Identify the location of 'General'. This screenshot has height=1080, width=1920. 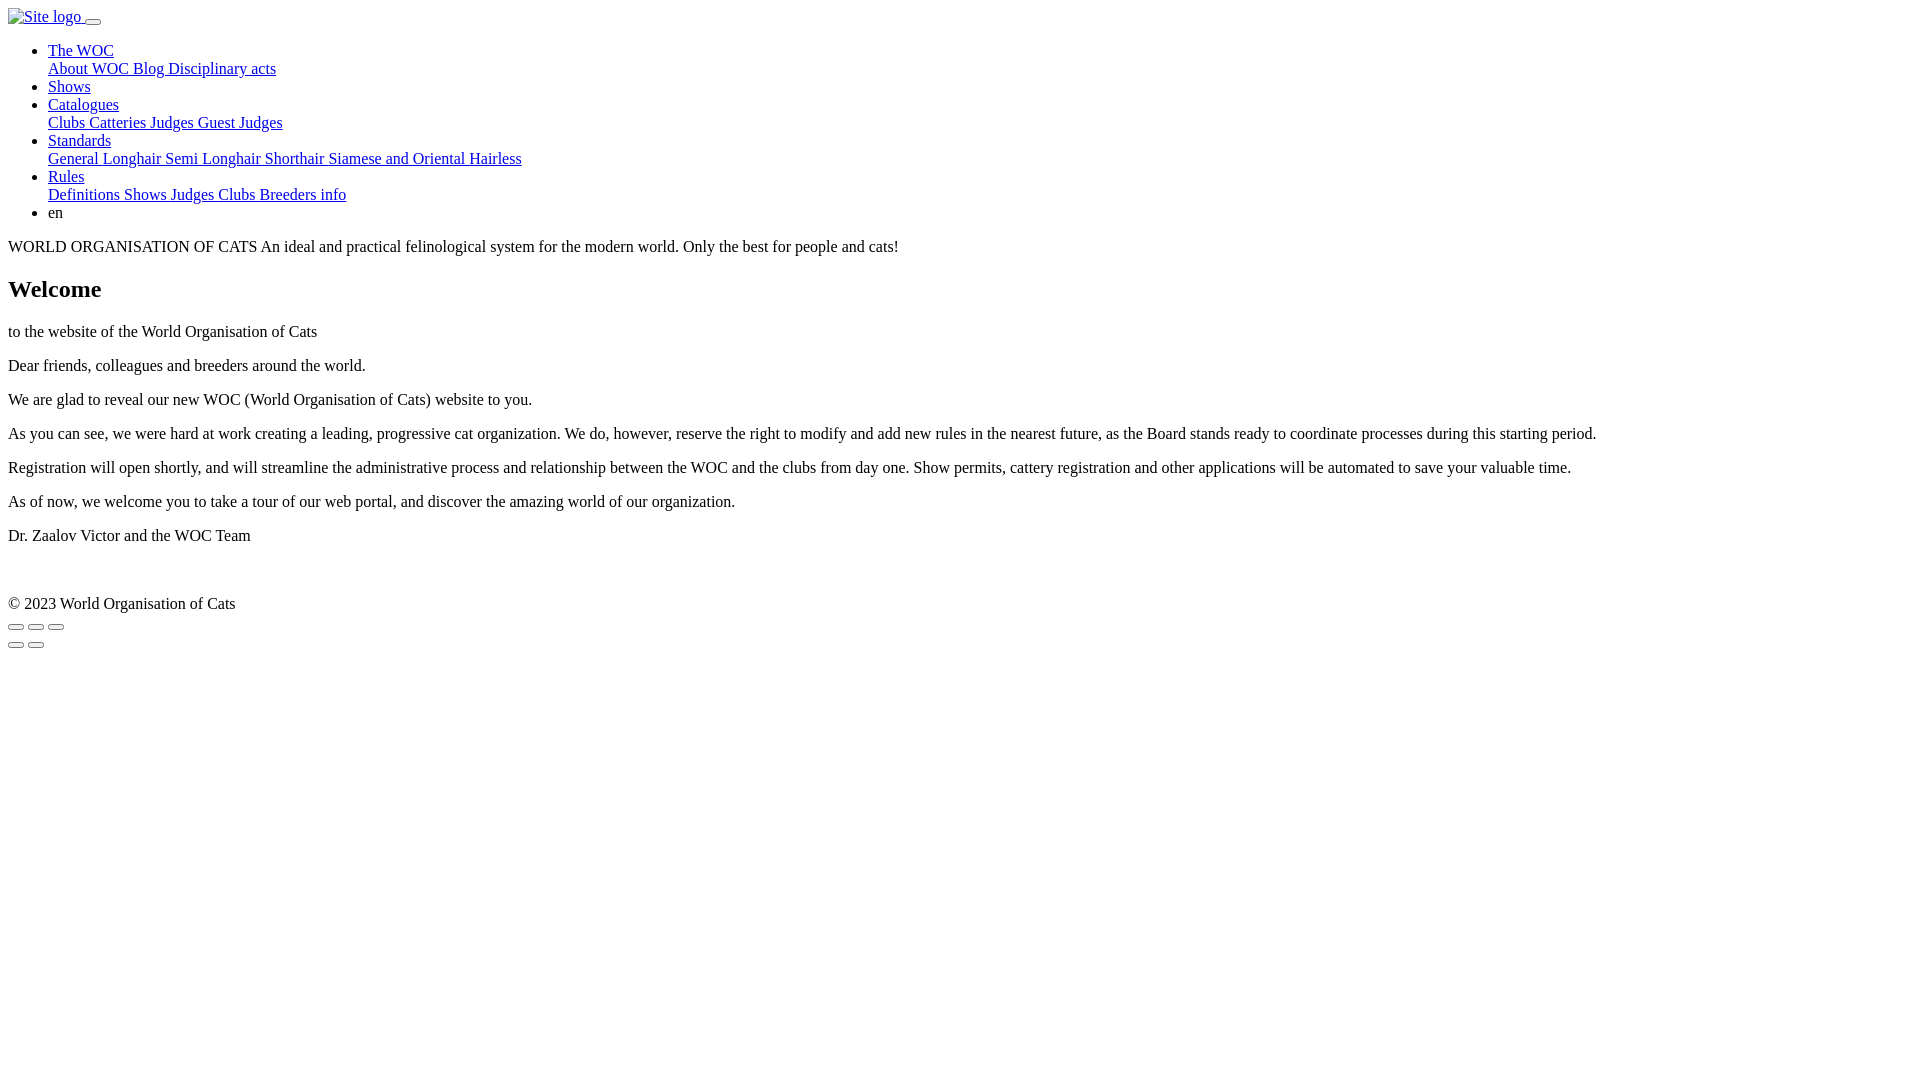
(75, 157).